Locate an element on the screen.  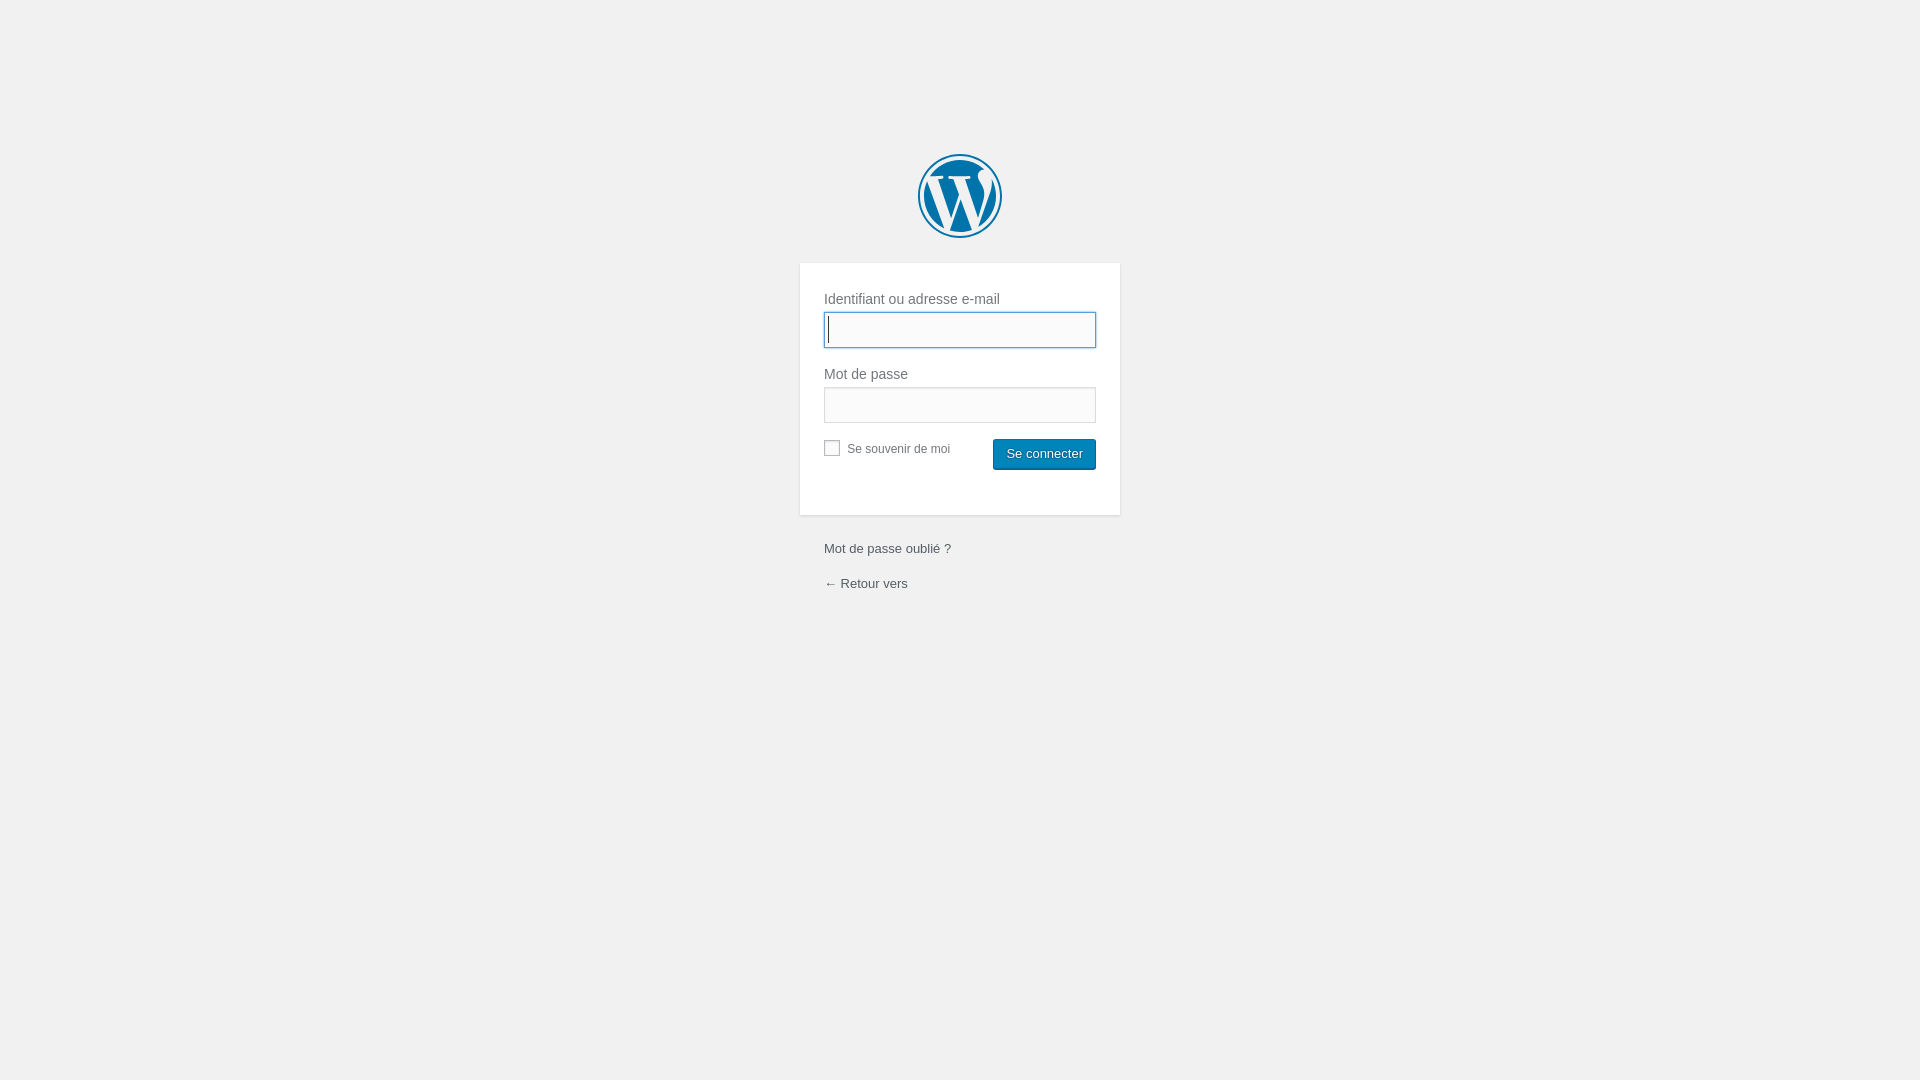
'Se connecter' is located at coordinates (1043, 454).